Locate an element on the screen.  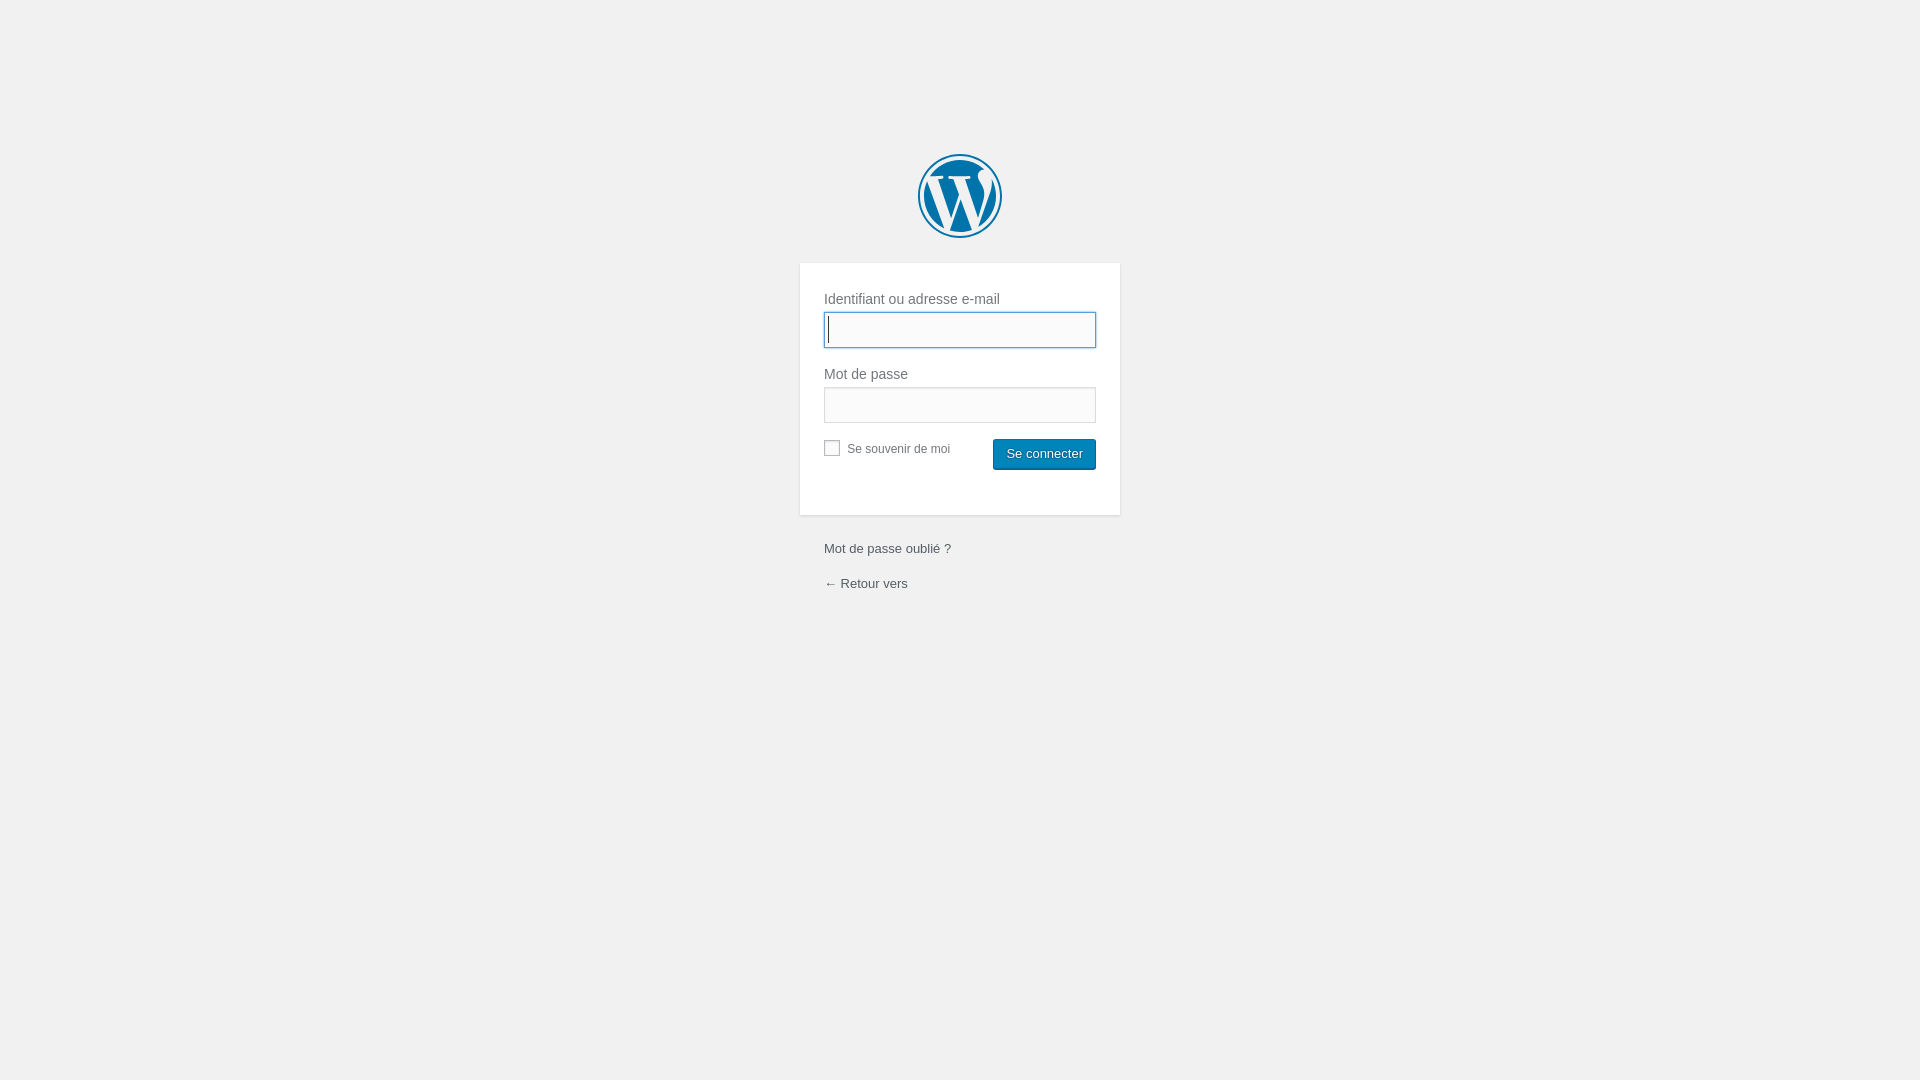
'Se connecter' is located at coordinates (1043, 454).